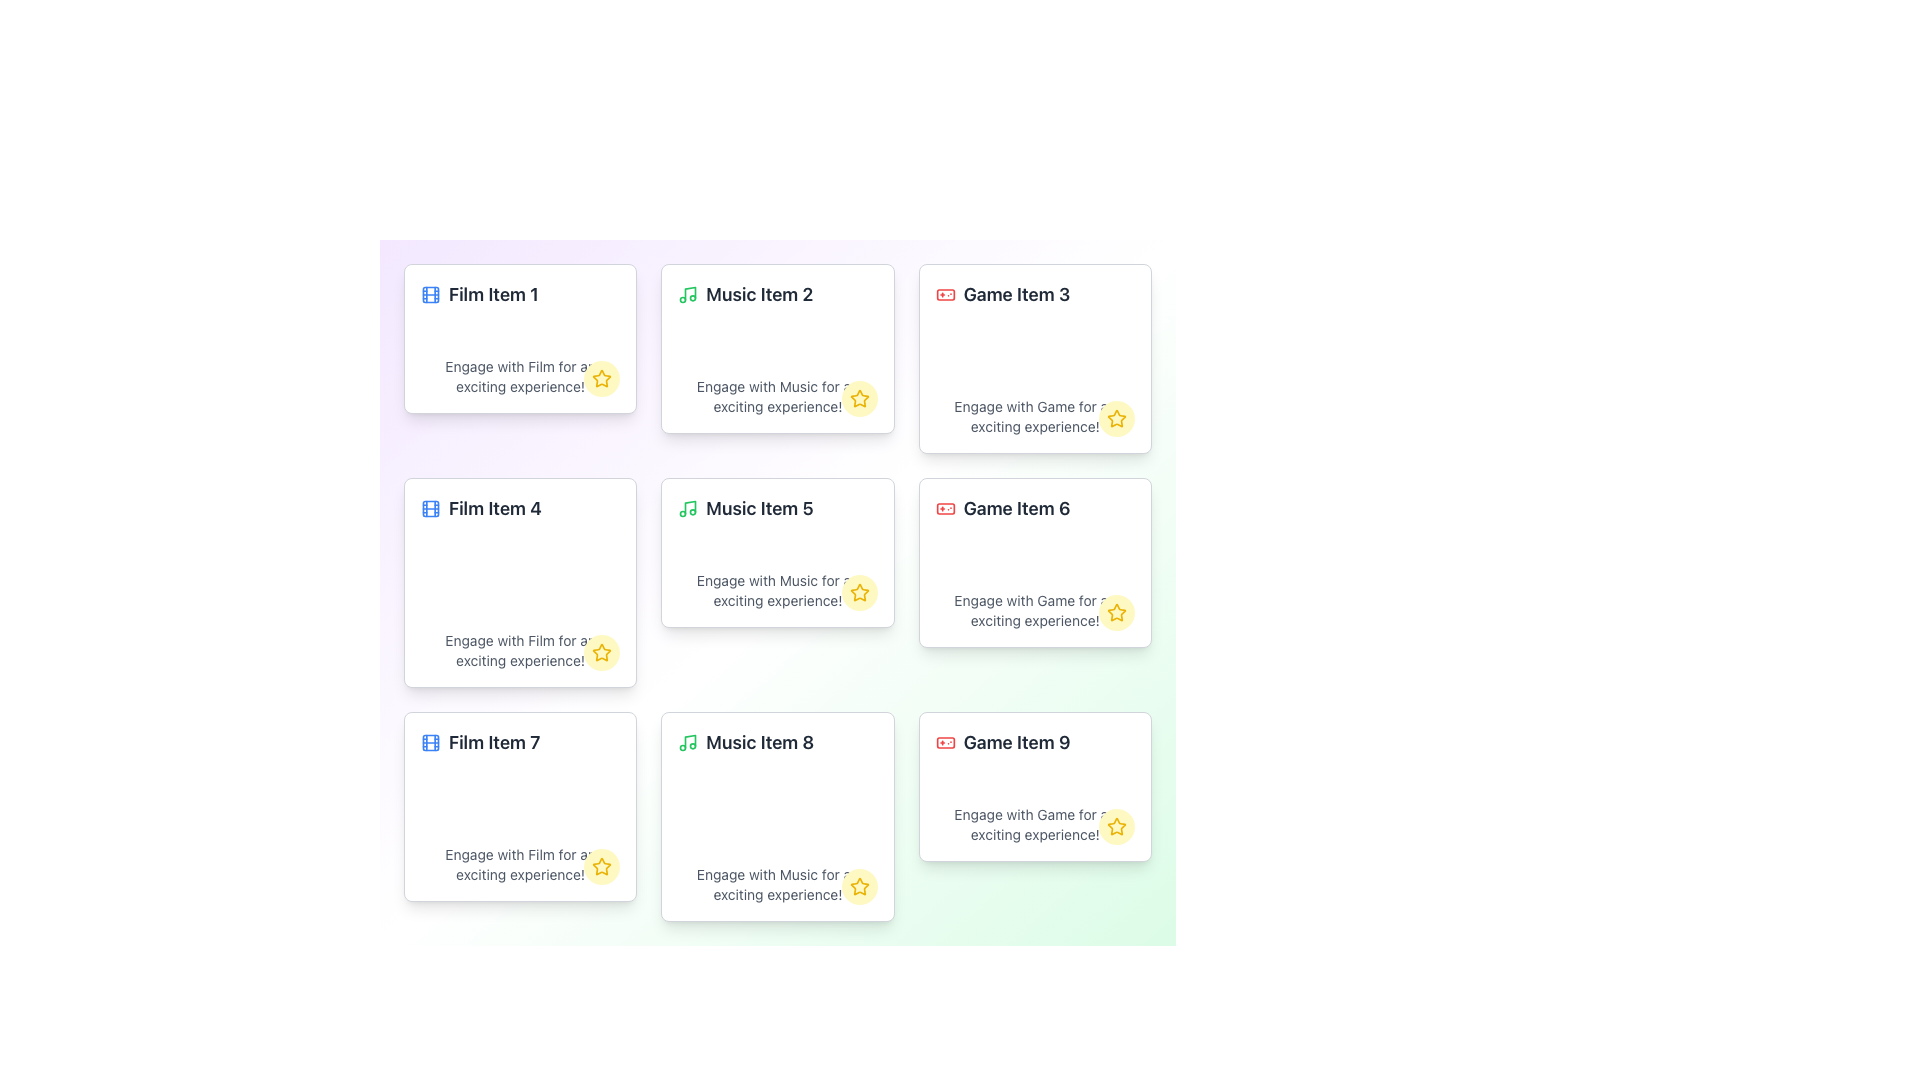  I want to click on the star icon button located at the bottom-right corner of the 'Film Item 4' card, so click(601, 652).